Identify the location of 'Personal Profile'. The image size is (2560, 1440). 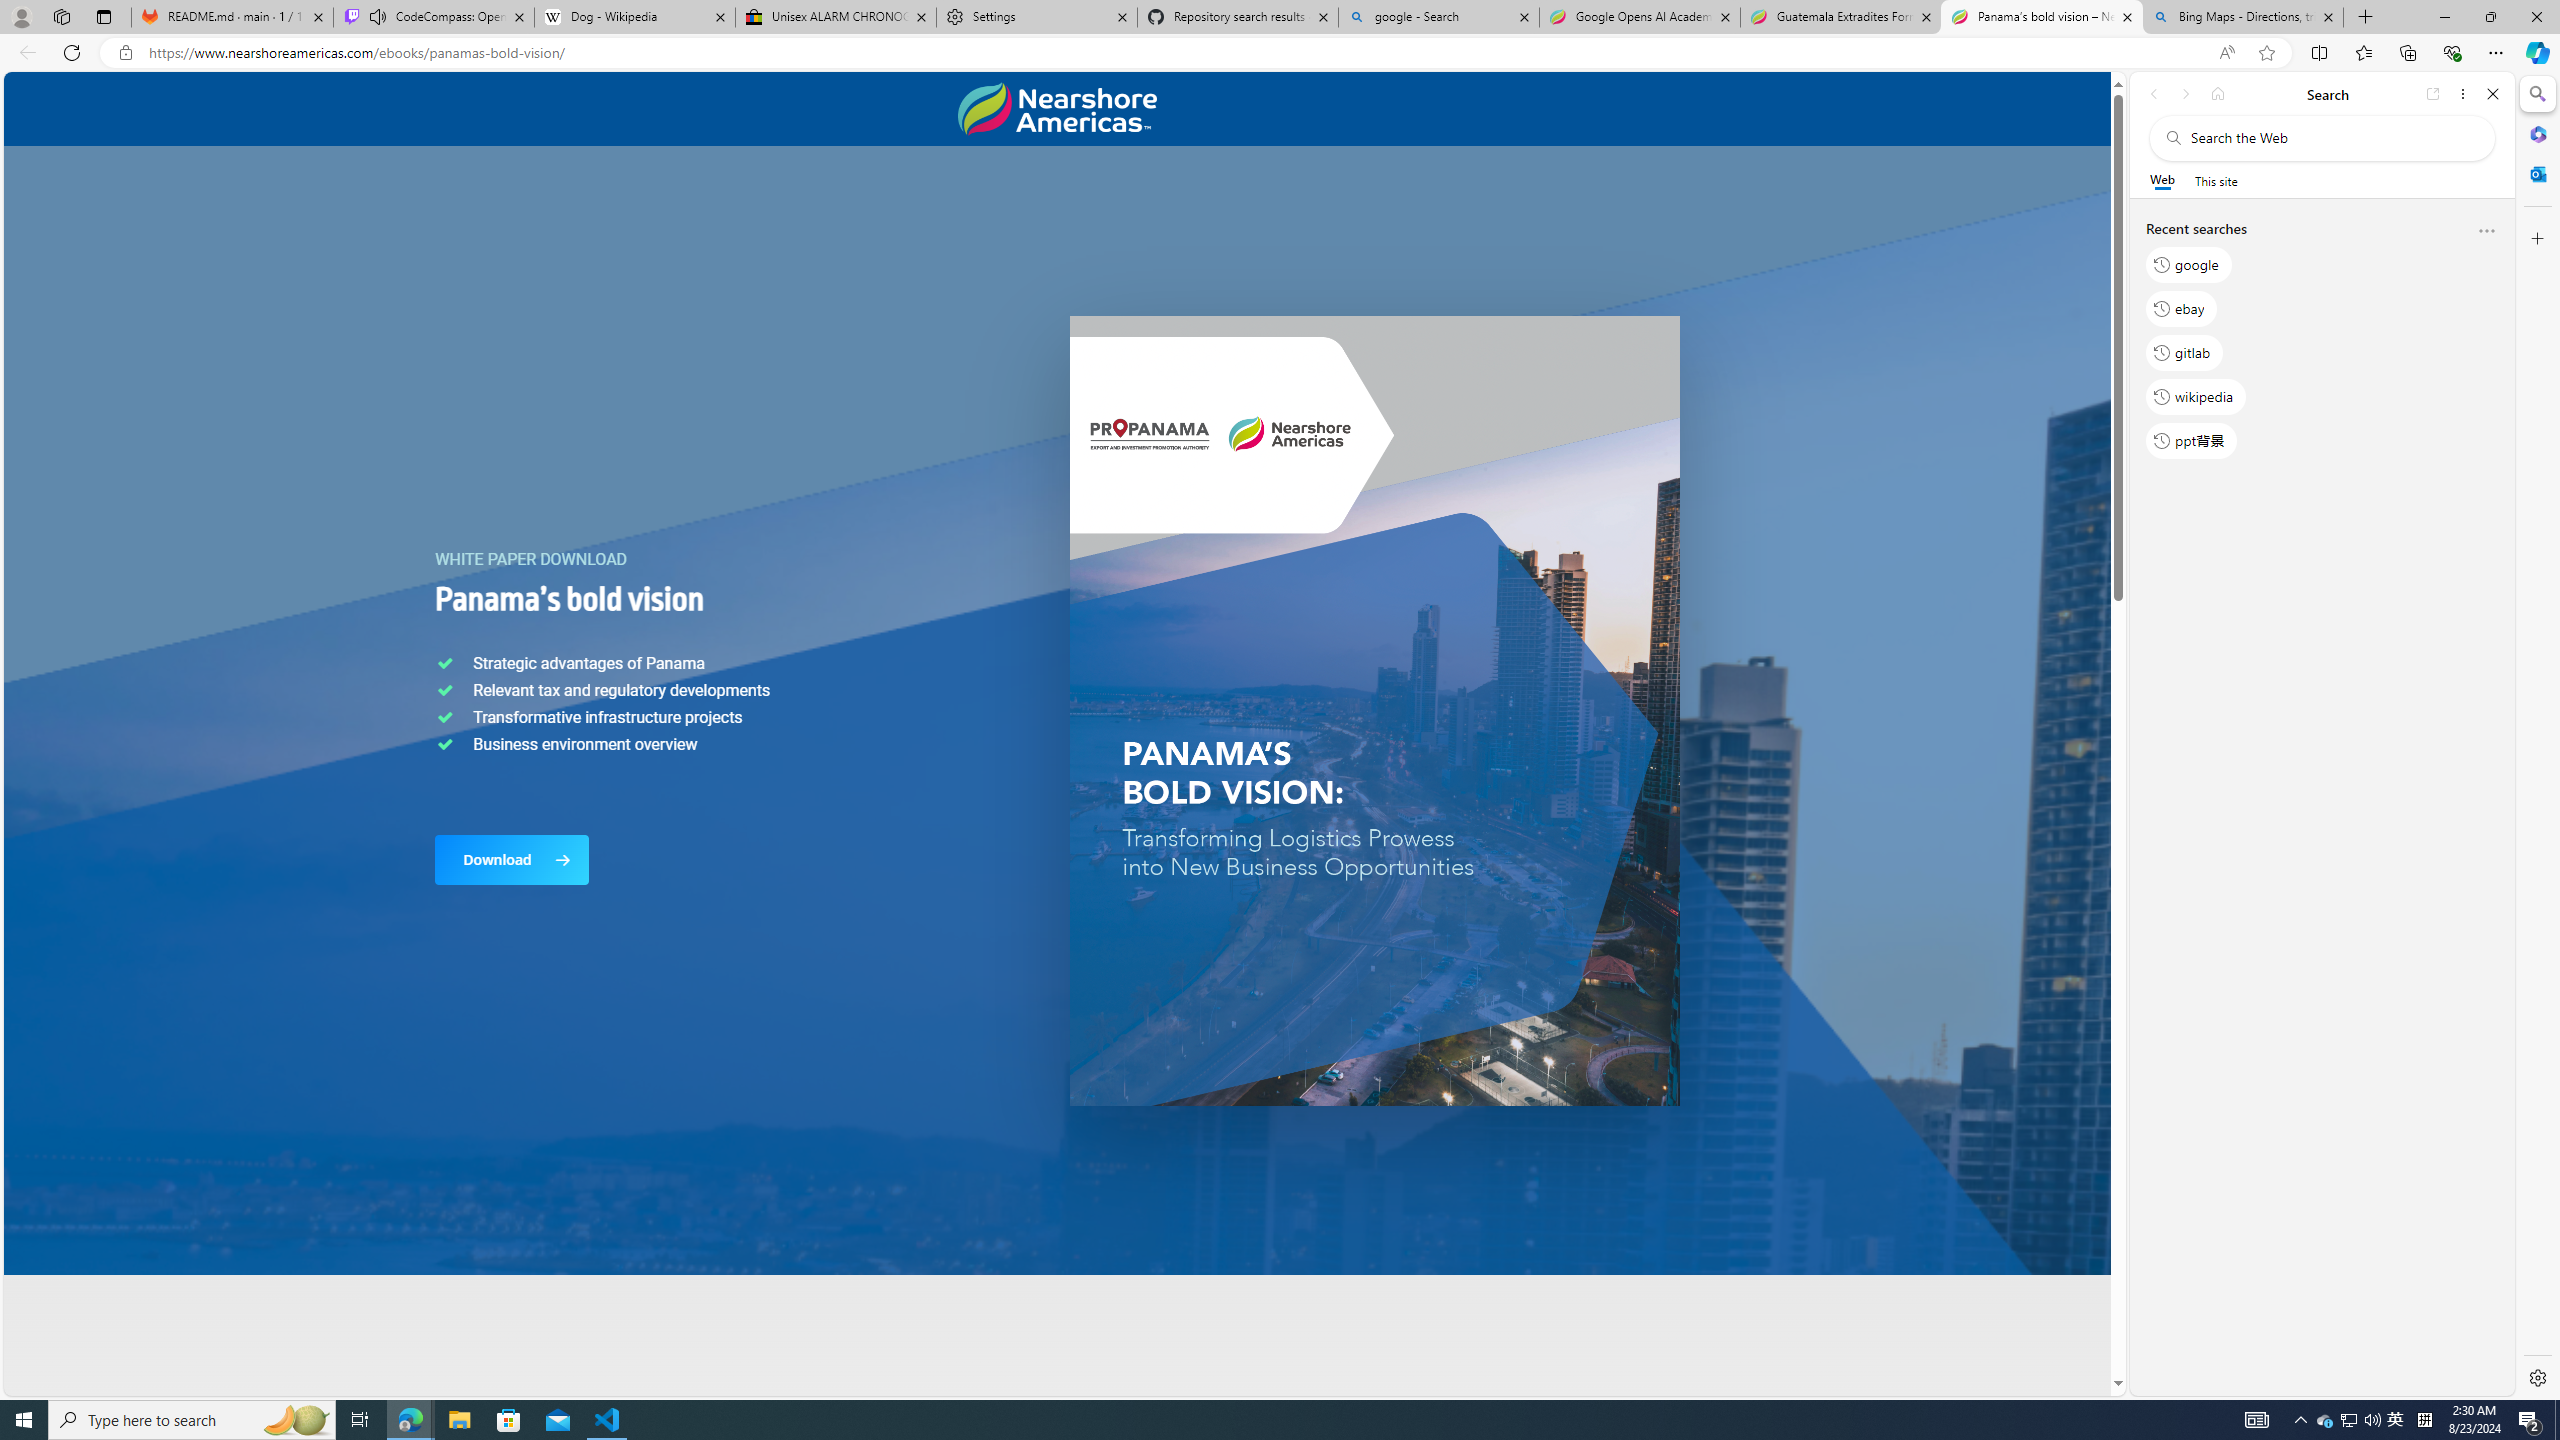
(20, 16).